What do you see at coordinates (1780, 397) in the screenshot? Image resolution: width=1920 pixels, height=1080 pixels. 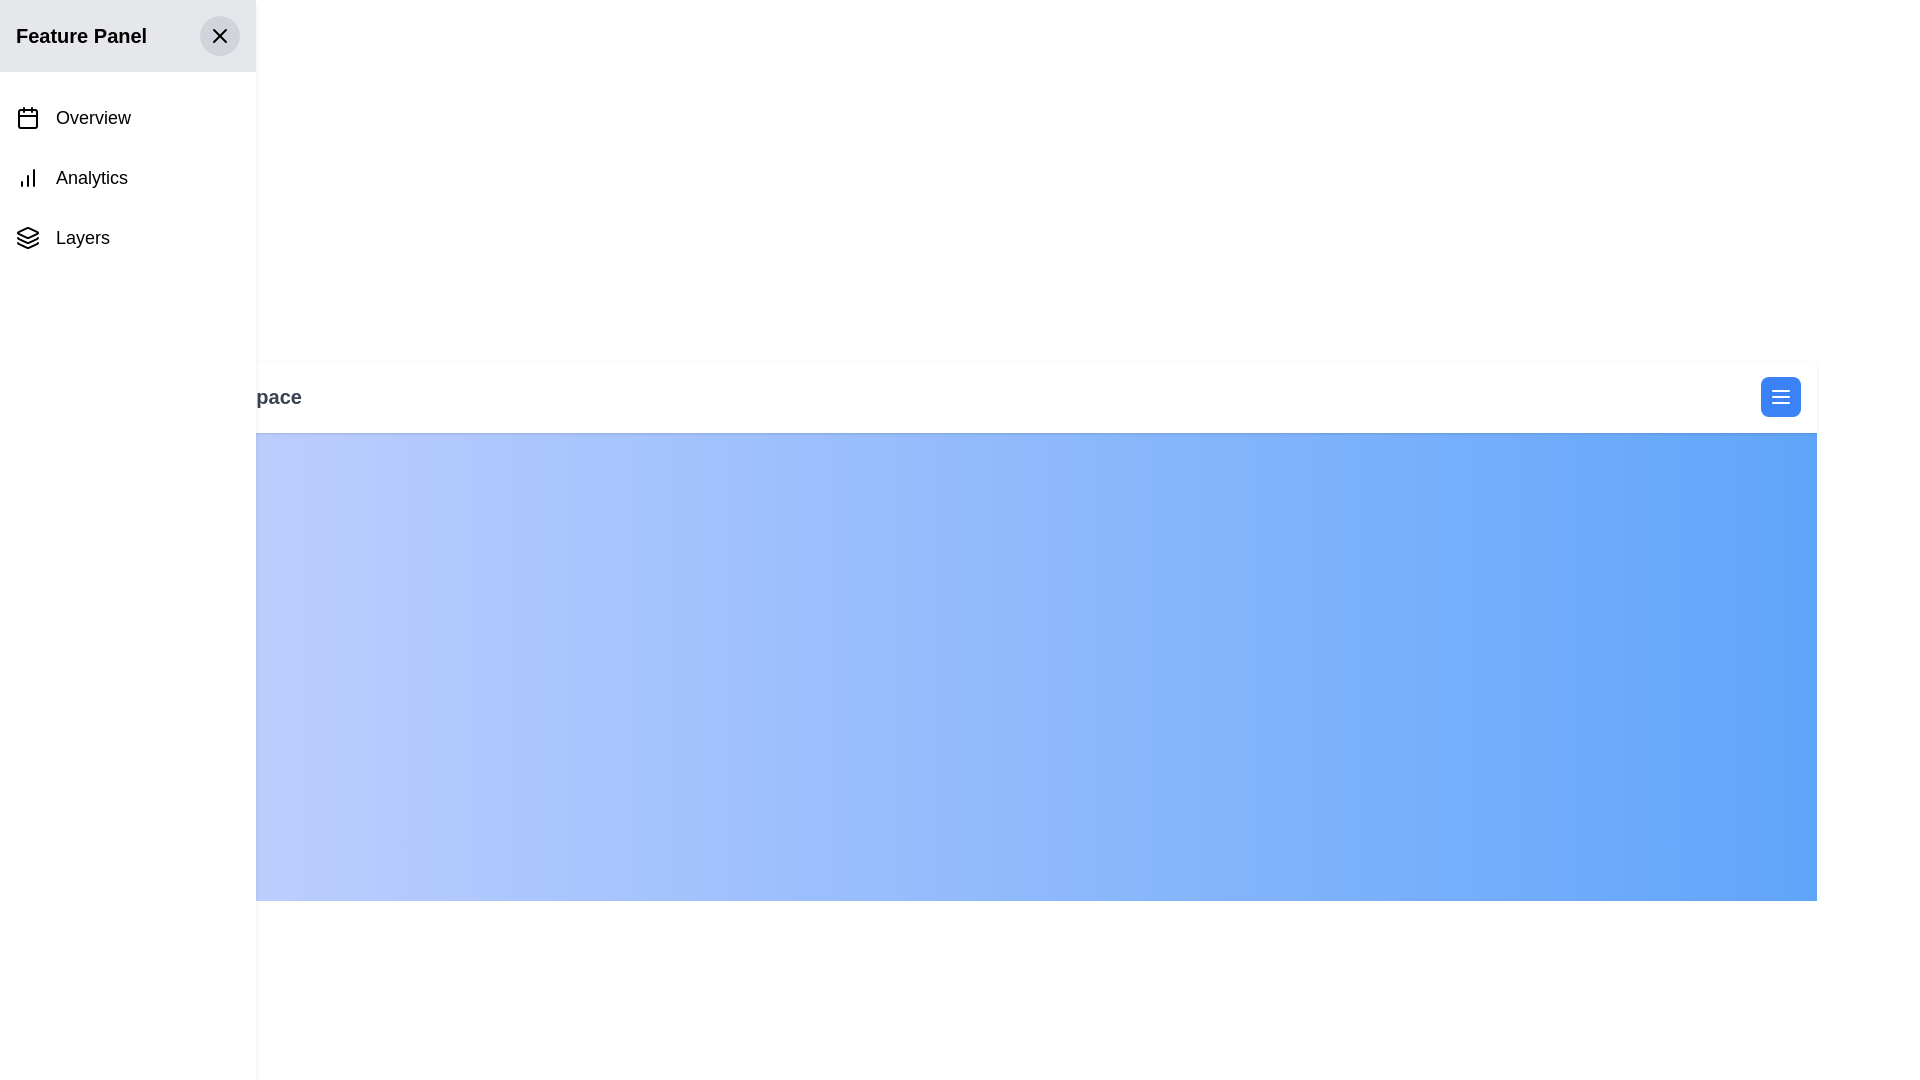 I see `the rounded rectangular button with a blue background and a white menu icon, located at the far right end of the header section` at bounding box center [1780, 397].